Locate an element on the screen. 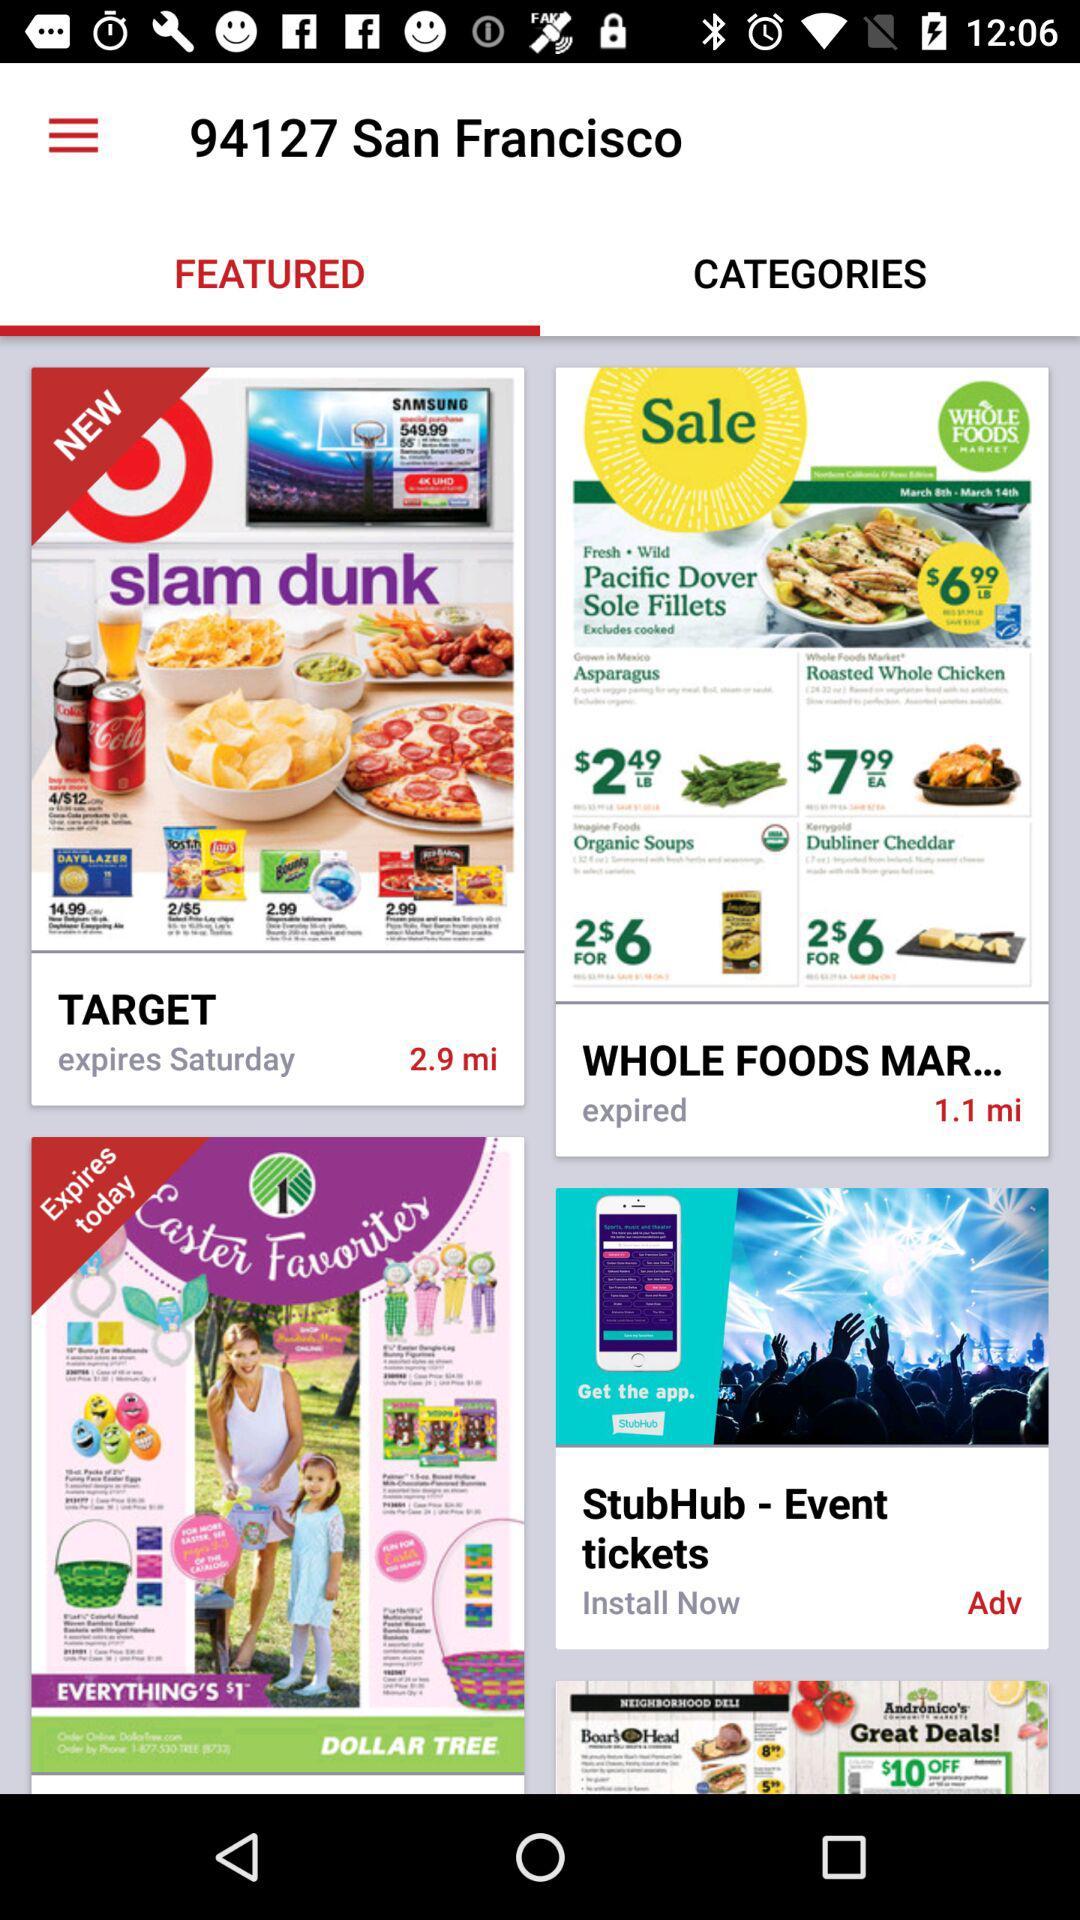 This screenshot has height=1920, width=1080. item next to the adv icon is located at coordinates (761, 1614).